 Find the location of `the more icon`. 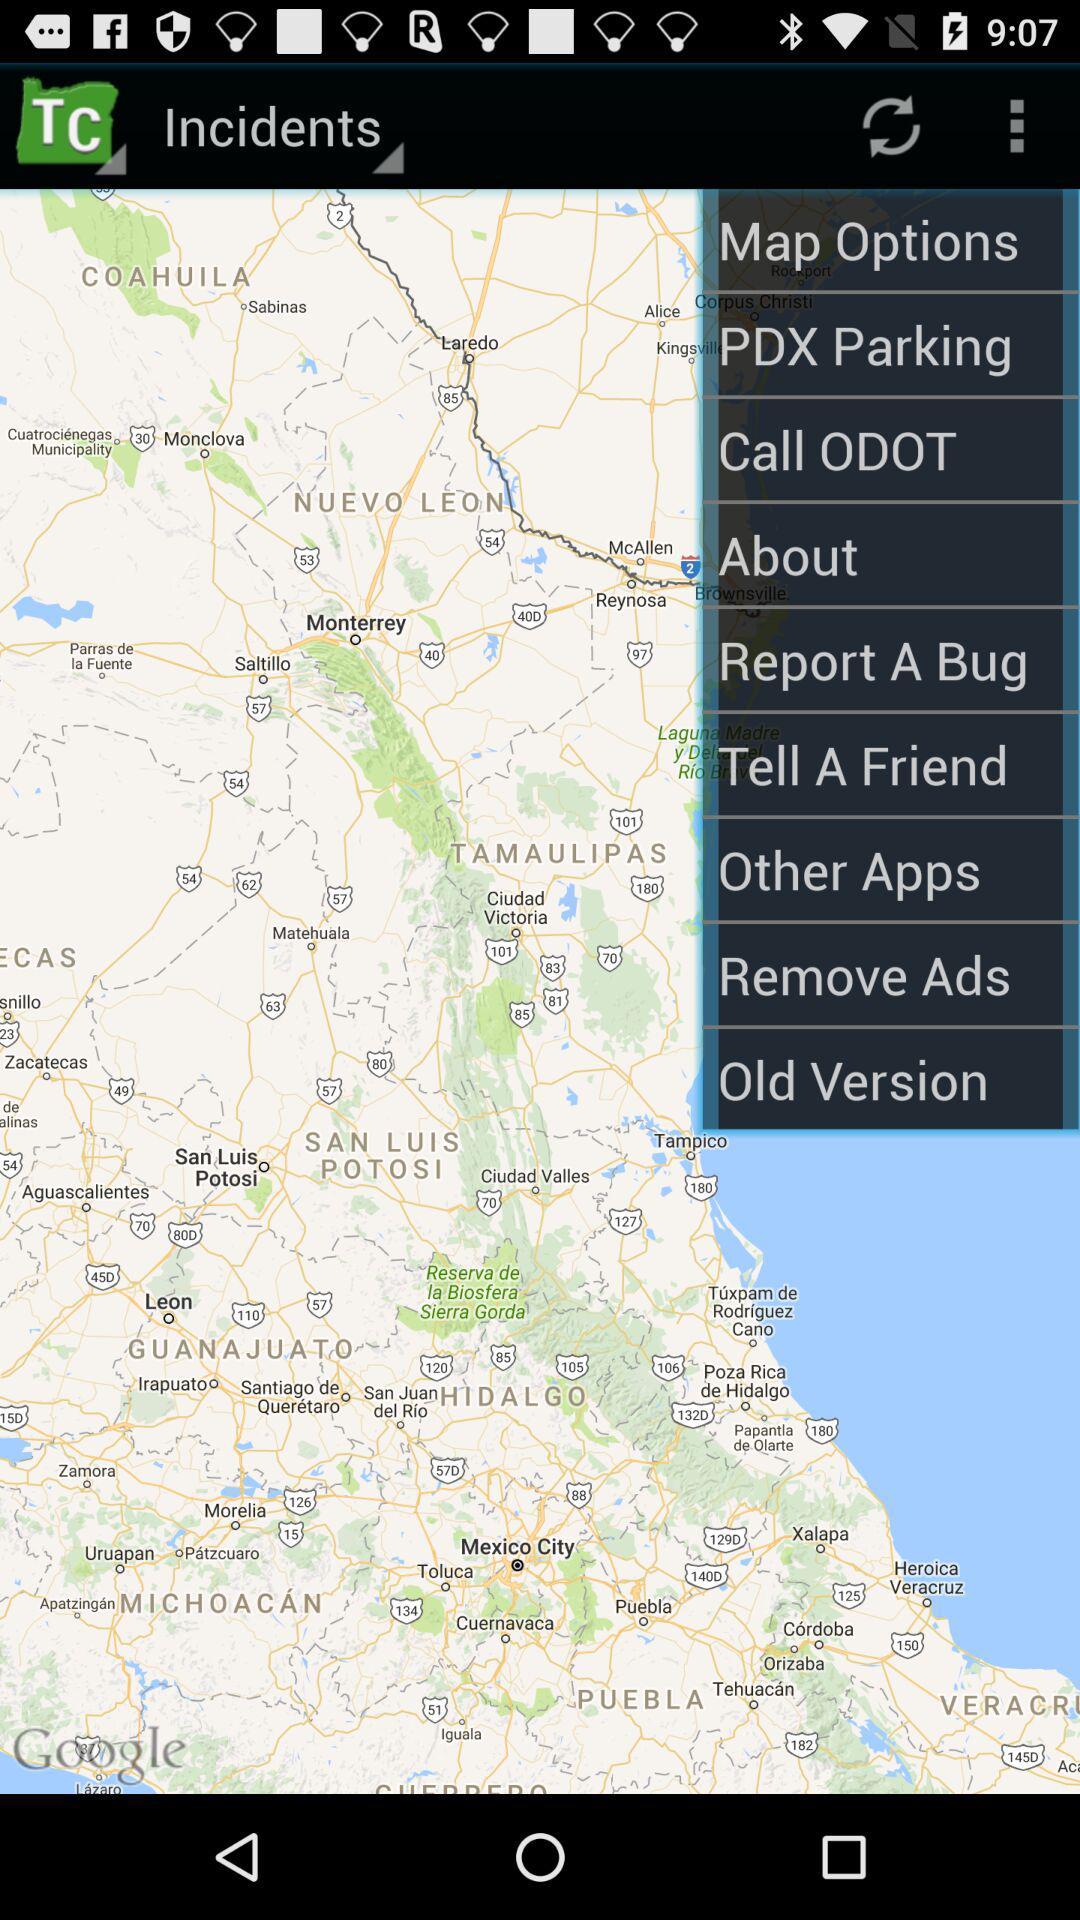

the more icon is located at coordinates (1017, 133).